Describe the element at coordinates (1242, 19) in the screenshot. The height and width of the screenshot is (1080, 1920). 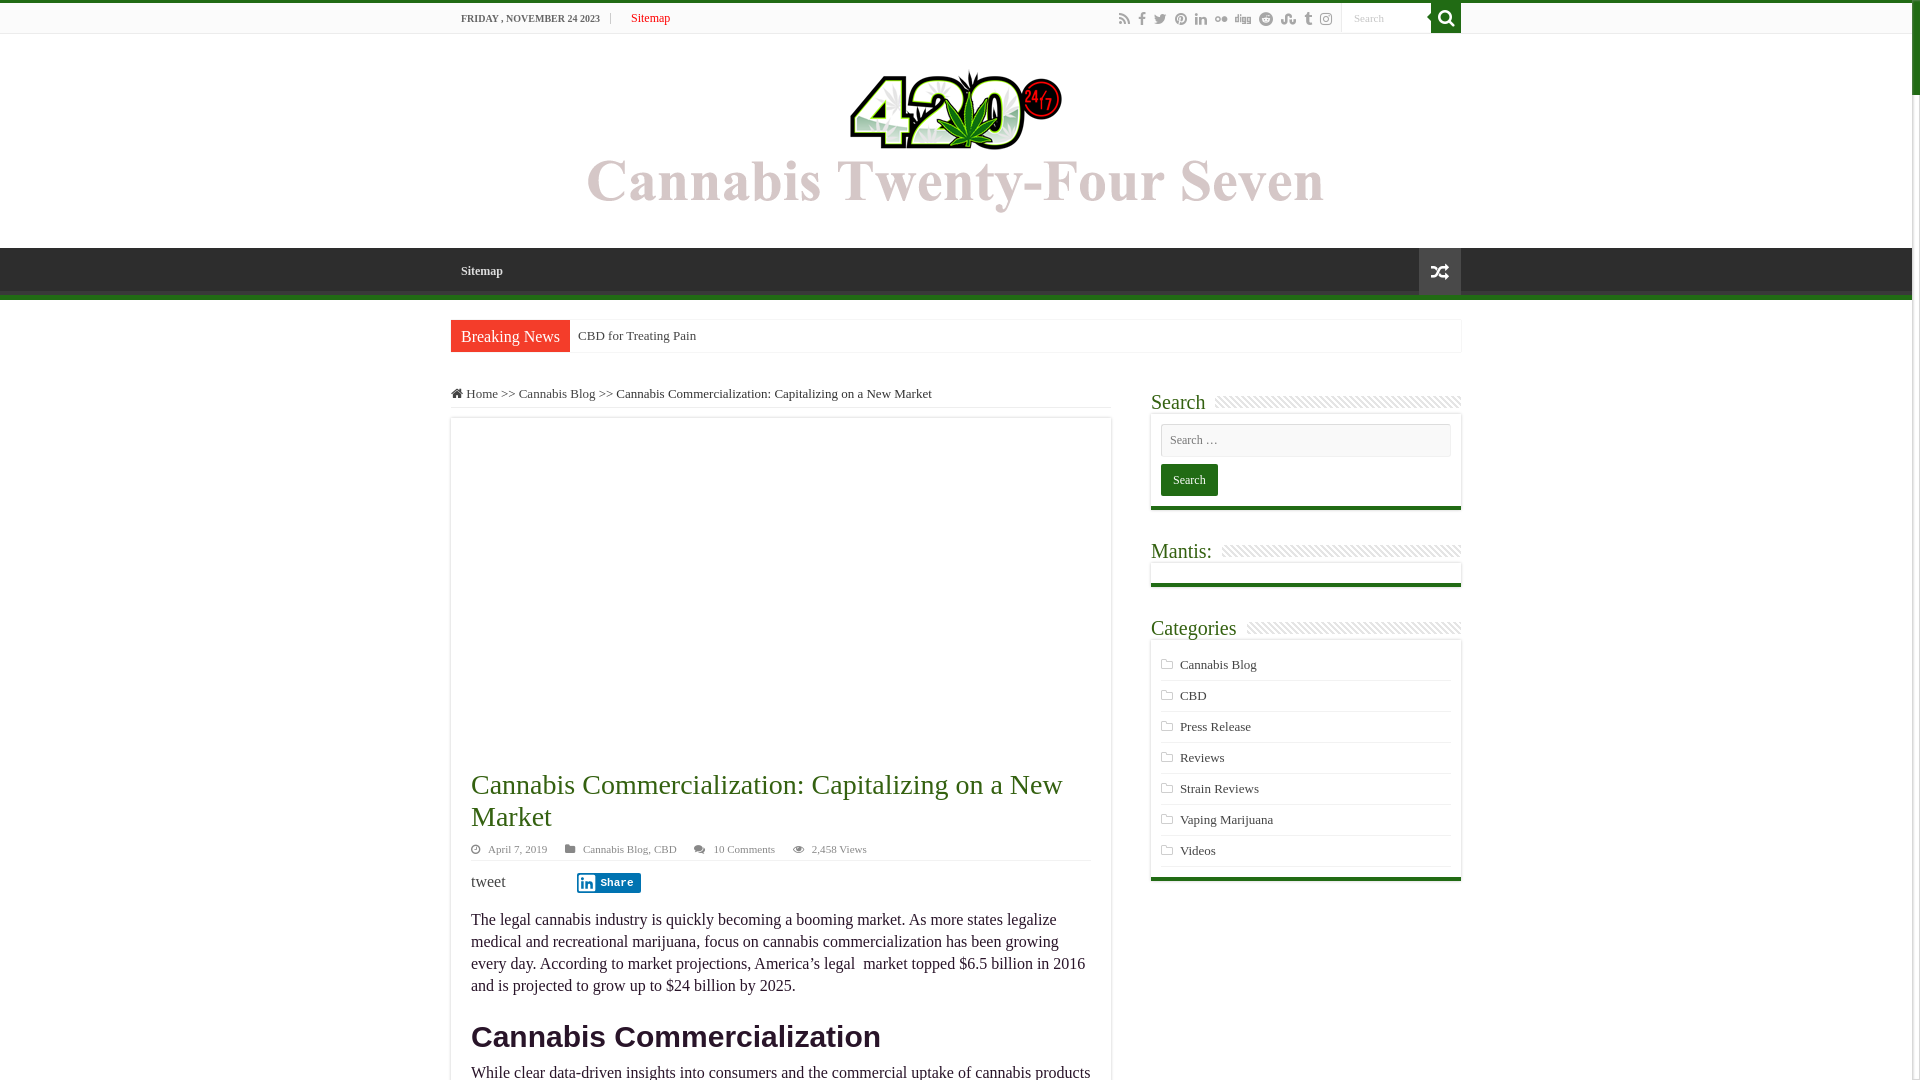
I see `'Digg'` at that location.